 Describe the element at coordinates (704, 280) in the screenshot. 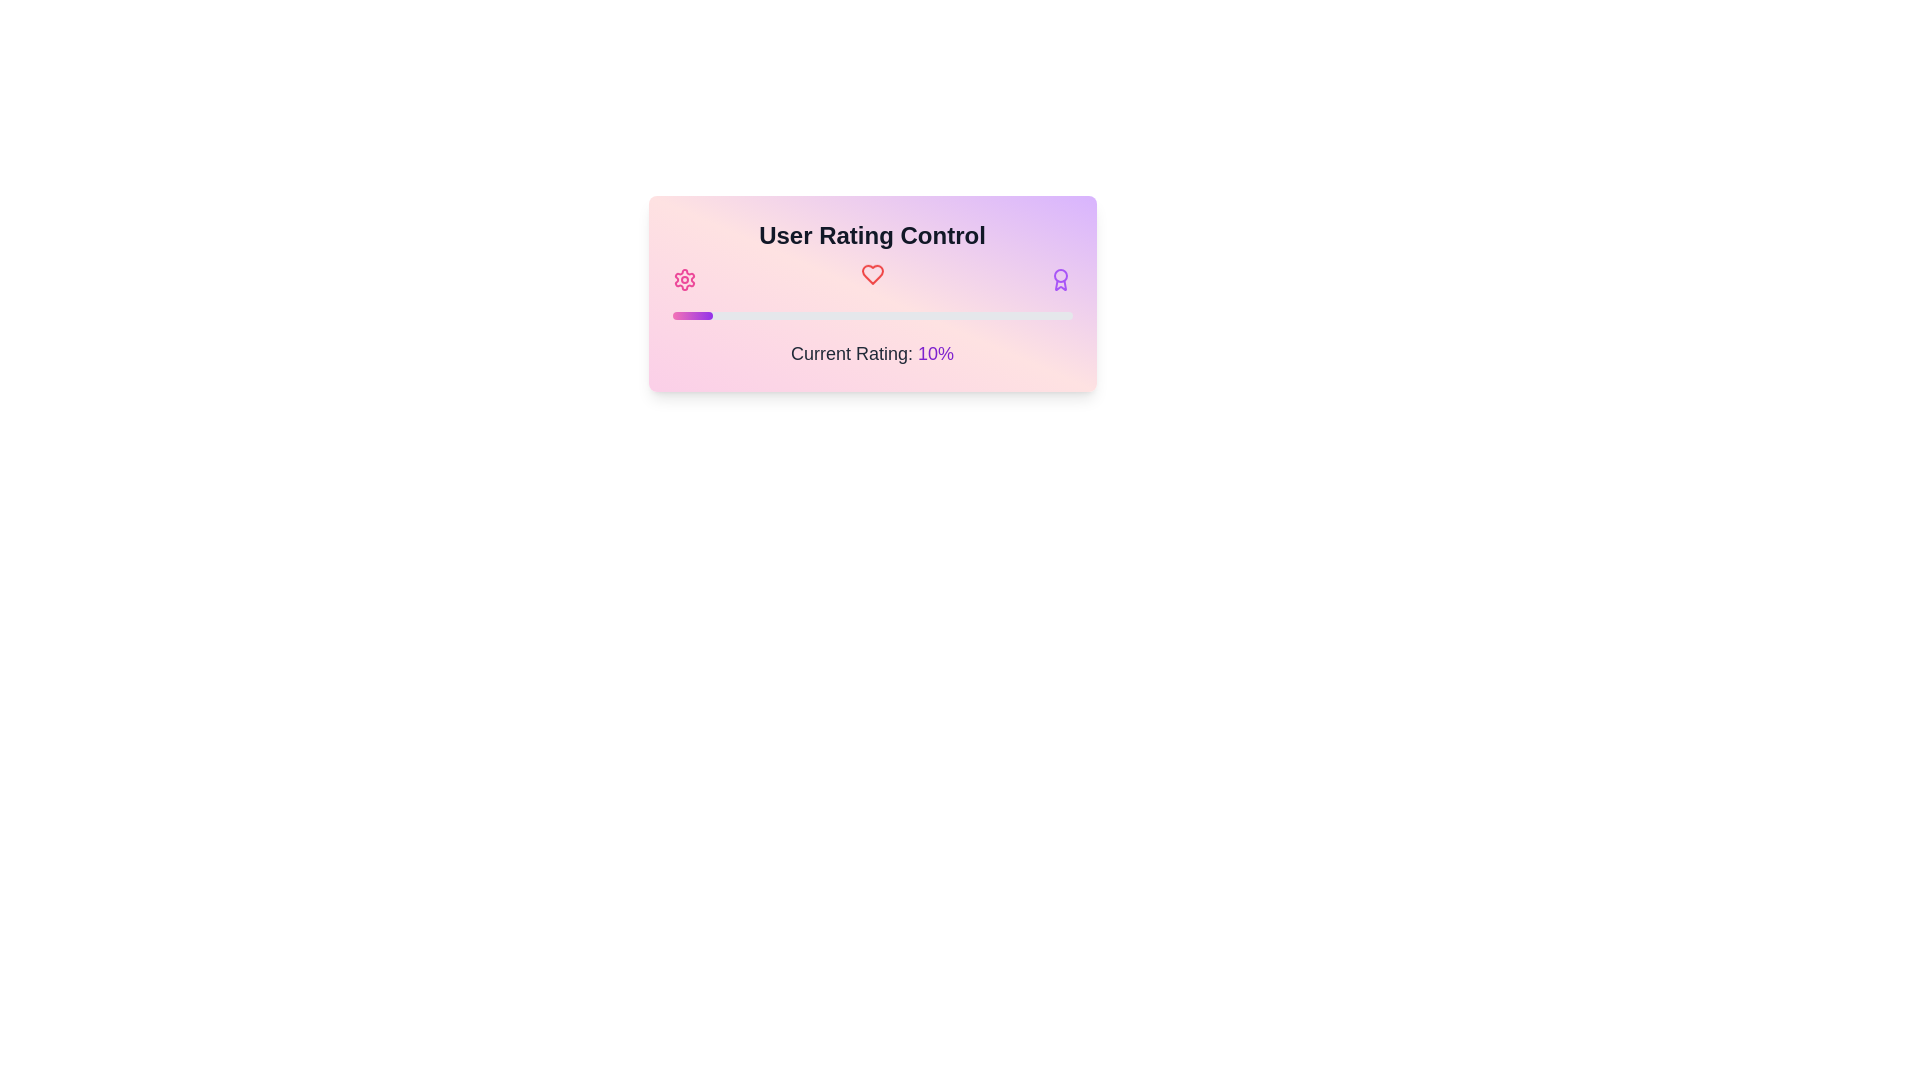

I see `the rating value` at that location.